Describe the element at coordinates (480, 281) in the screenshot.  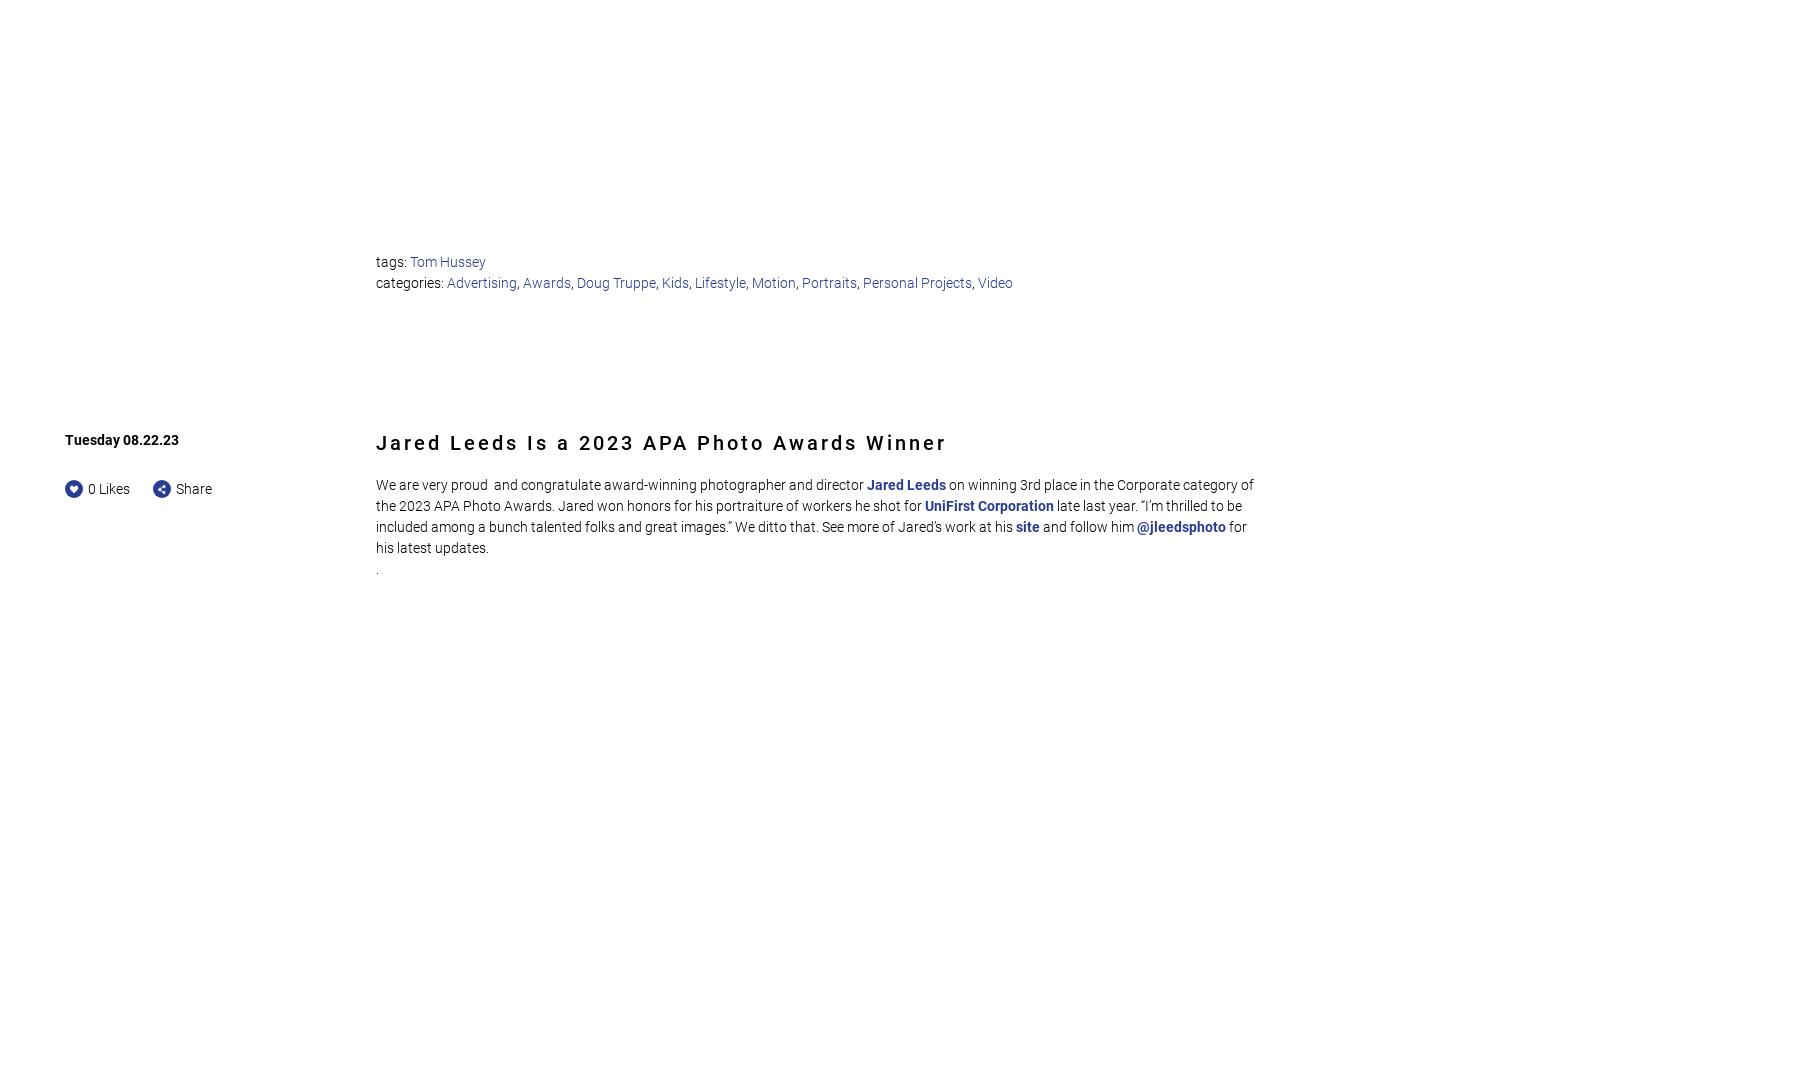
I see `'Advertising'` at that location.